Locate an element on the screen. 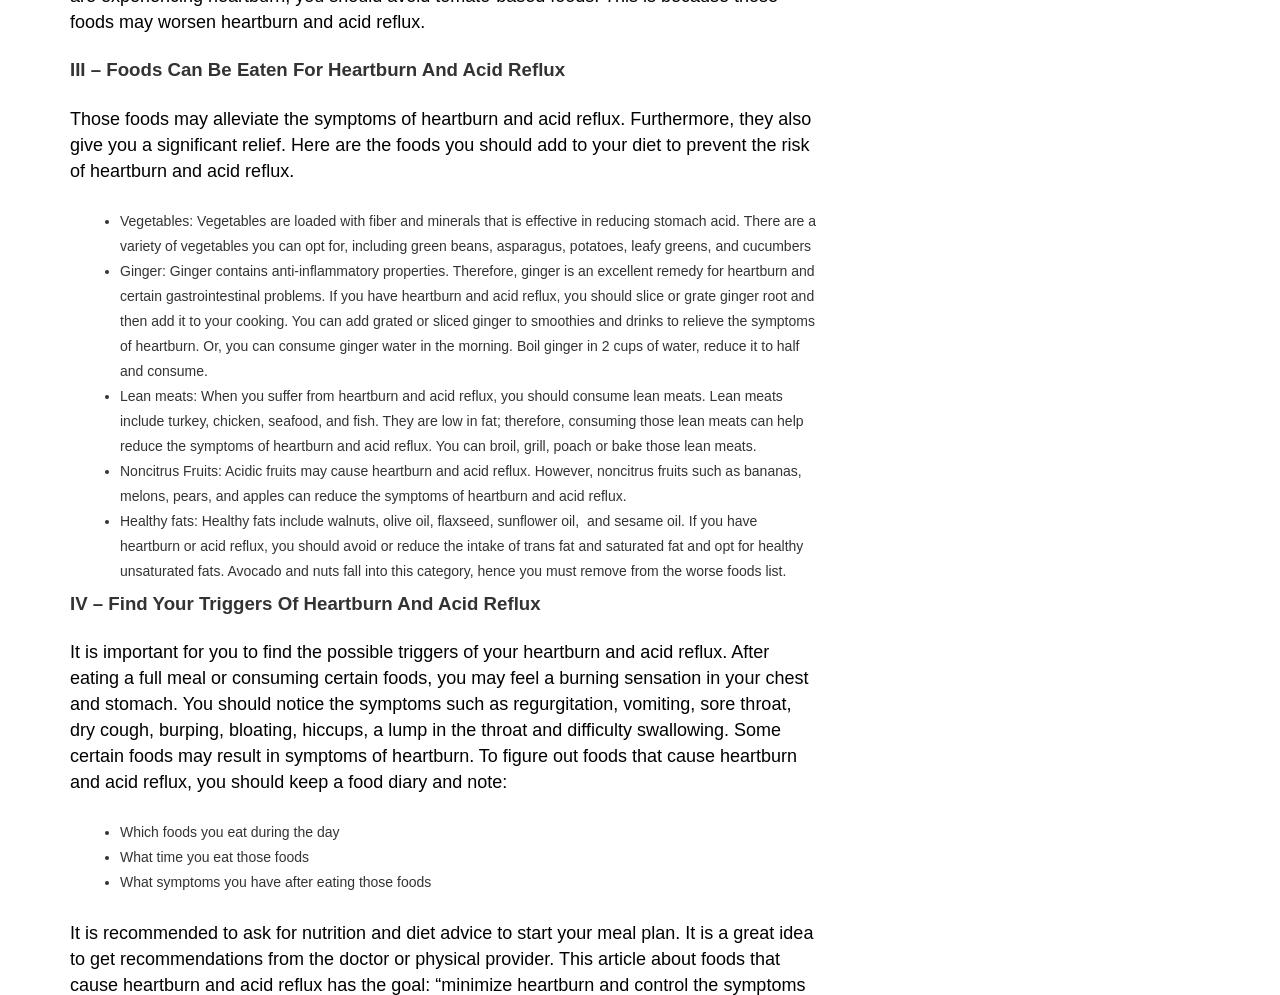  'Healthy fats: Healthy fats include walnuts, olive oil, flaxseed, sunflower oil,  and sesame oil. If you have heartburn or acid reflux, you should avoid or reduce the intake of trans fat and saturated fat and opt for healthy unsaturated fats. Avocado and nuts fall into this category, hence you must remove from the worse foods list.' is located at coordinates (460, 544).